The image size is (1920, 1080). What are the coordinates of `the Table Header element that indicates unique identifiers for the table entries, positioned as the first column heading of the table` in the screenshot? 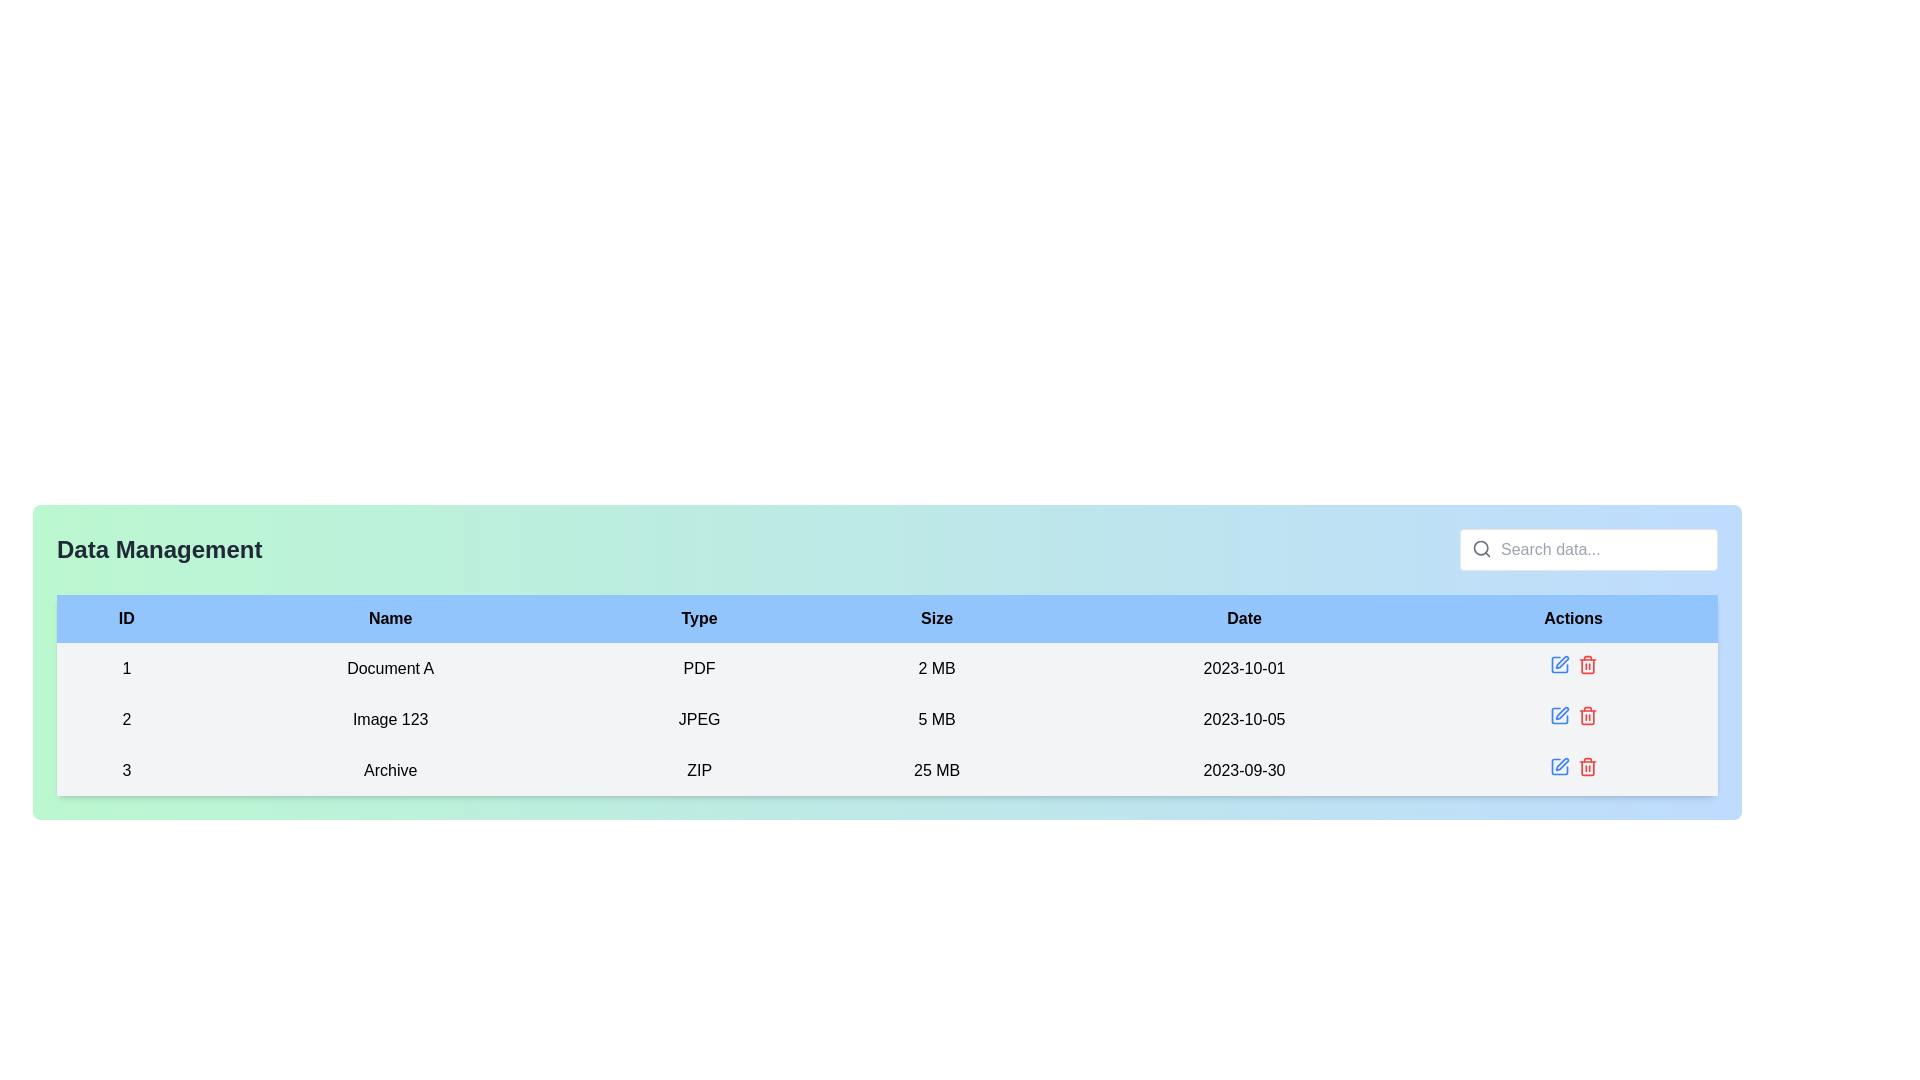 It's located at (125, 617).